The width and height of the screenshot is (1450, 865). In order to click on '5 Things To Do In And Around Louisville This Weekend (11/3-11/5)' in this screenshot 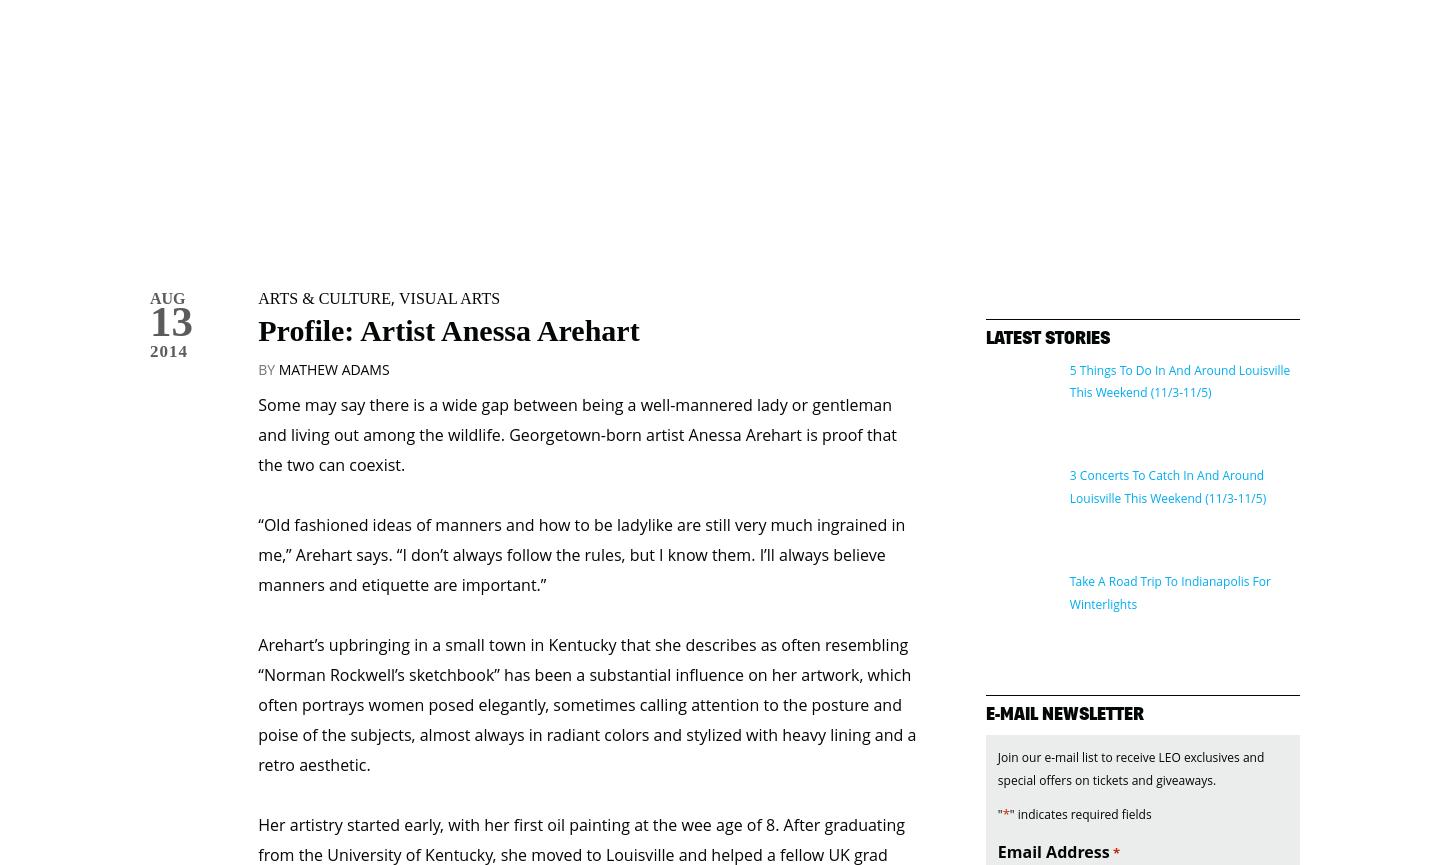, I will do `click(1178, 297)`.